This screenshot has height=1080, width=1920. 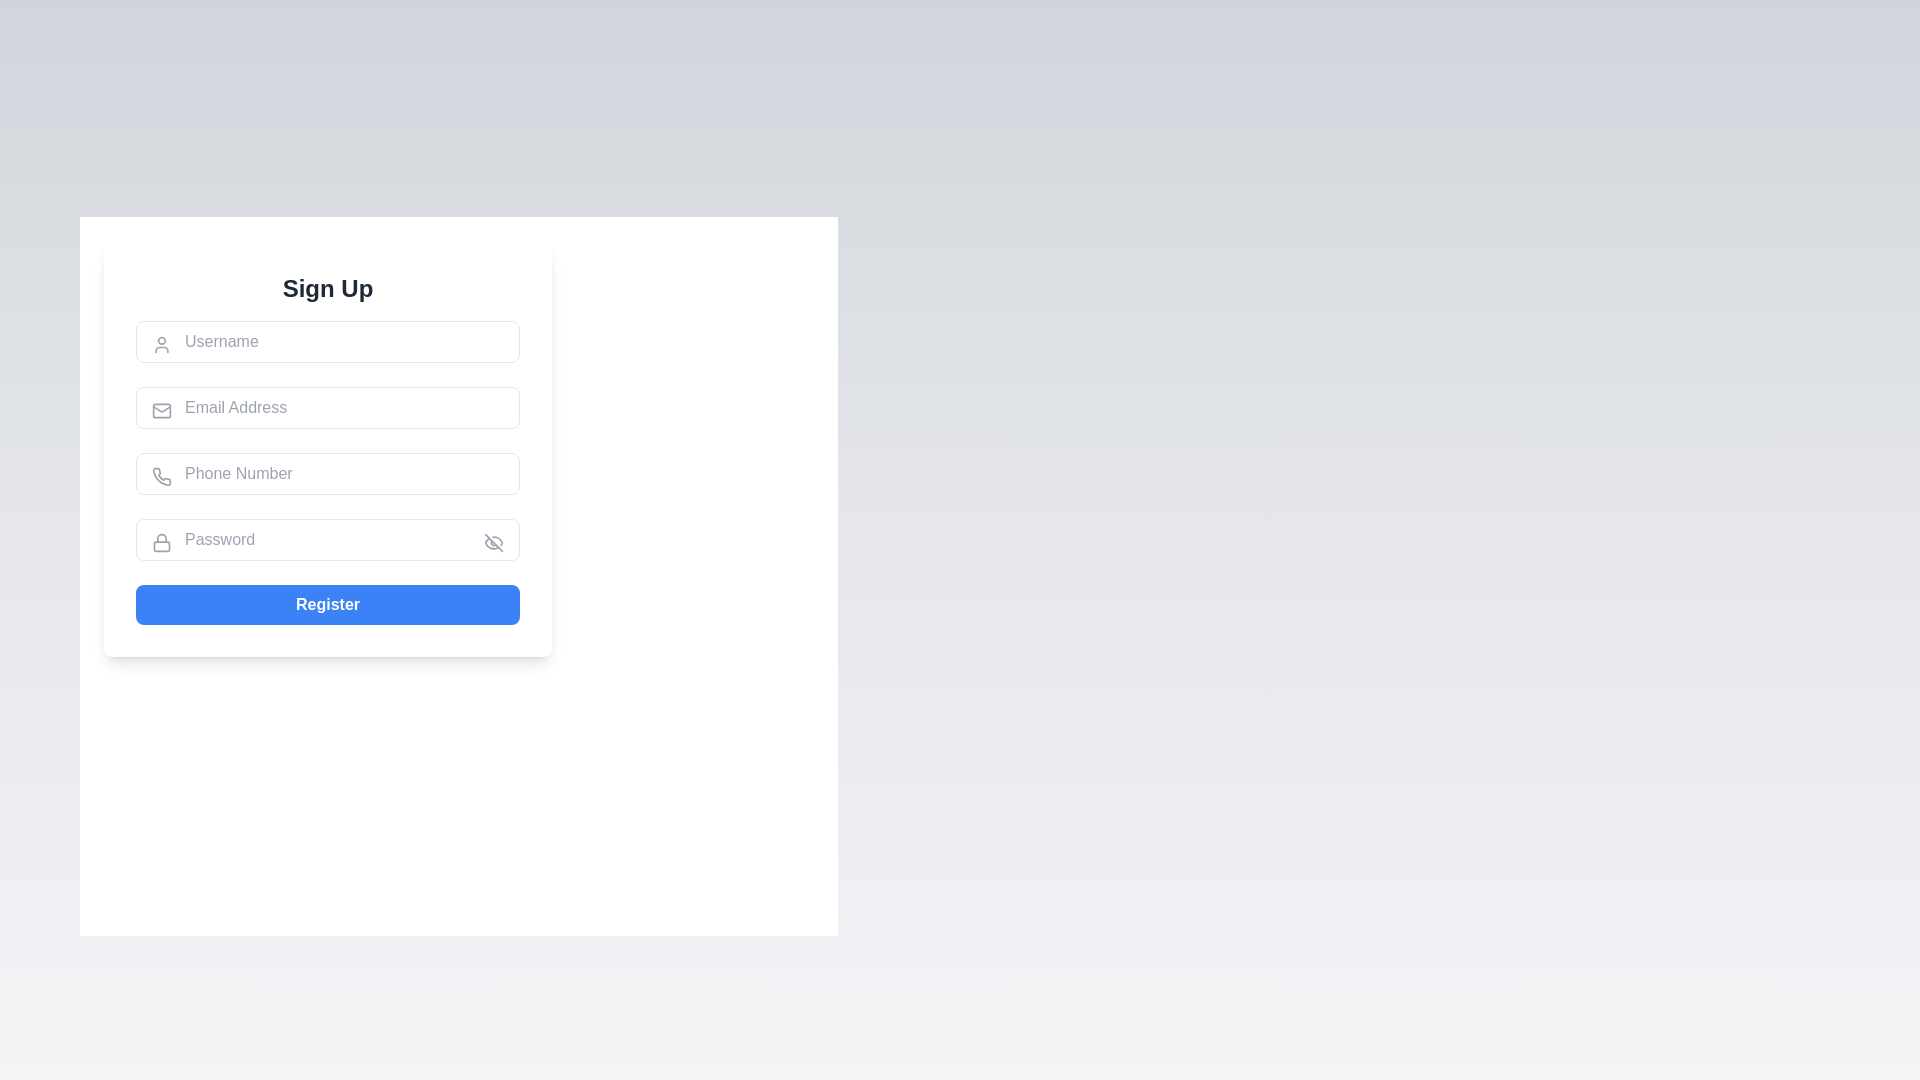 What do you see at coordinates (162, 476) in the screenshot?
I see `SVG properties of the small phone icon located within the 'Phone Number' input field, positioned to the left inside the text input area` at bounding box center [162, 476].